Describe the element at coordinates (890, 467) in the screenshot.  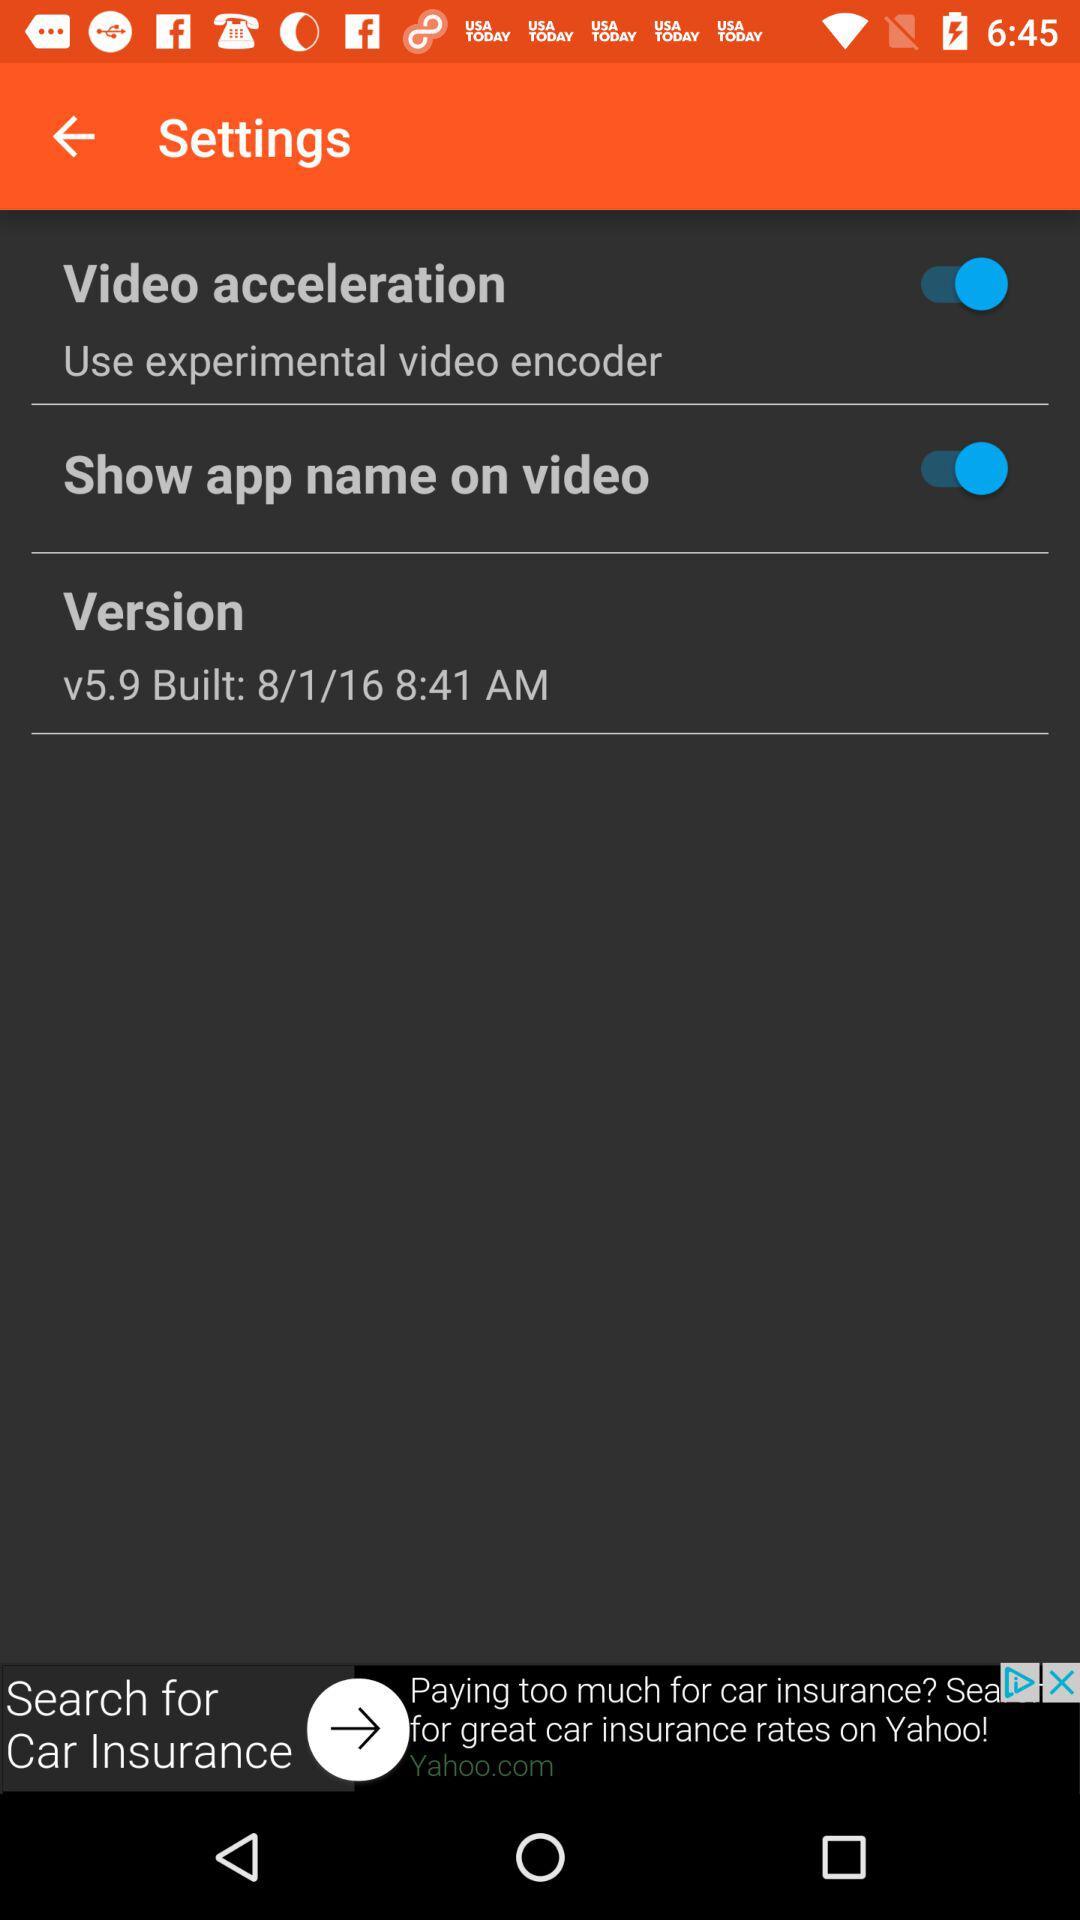
I see `hide button` at that location.